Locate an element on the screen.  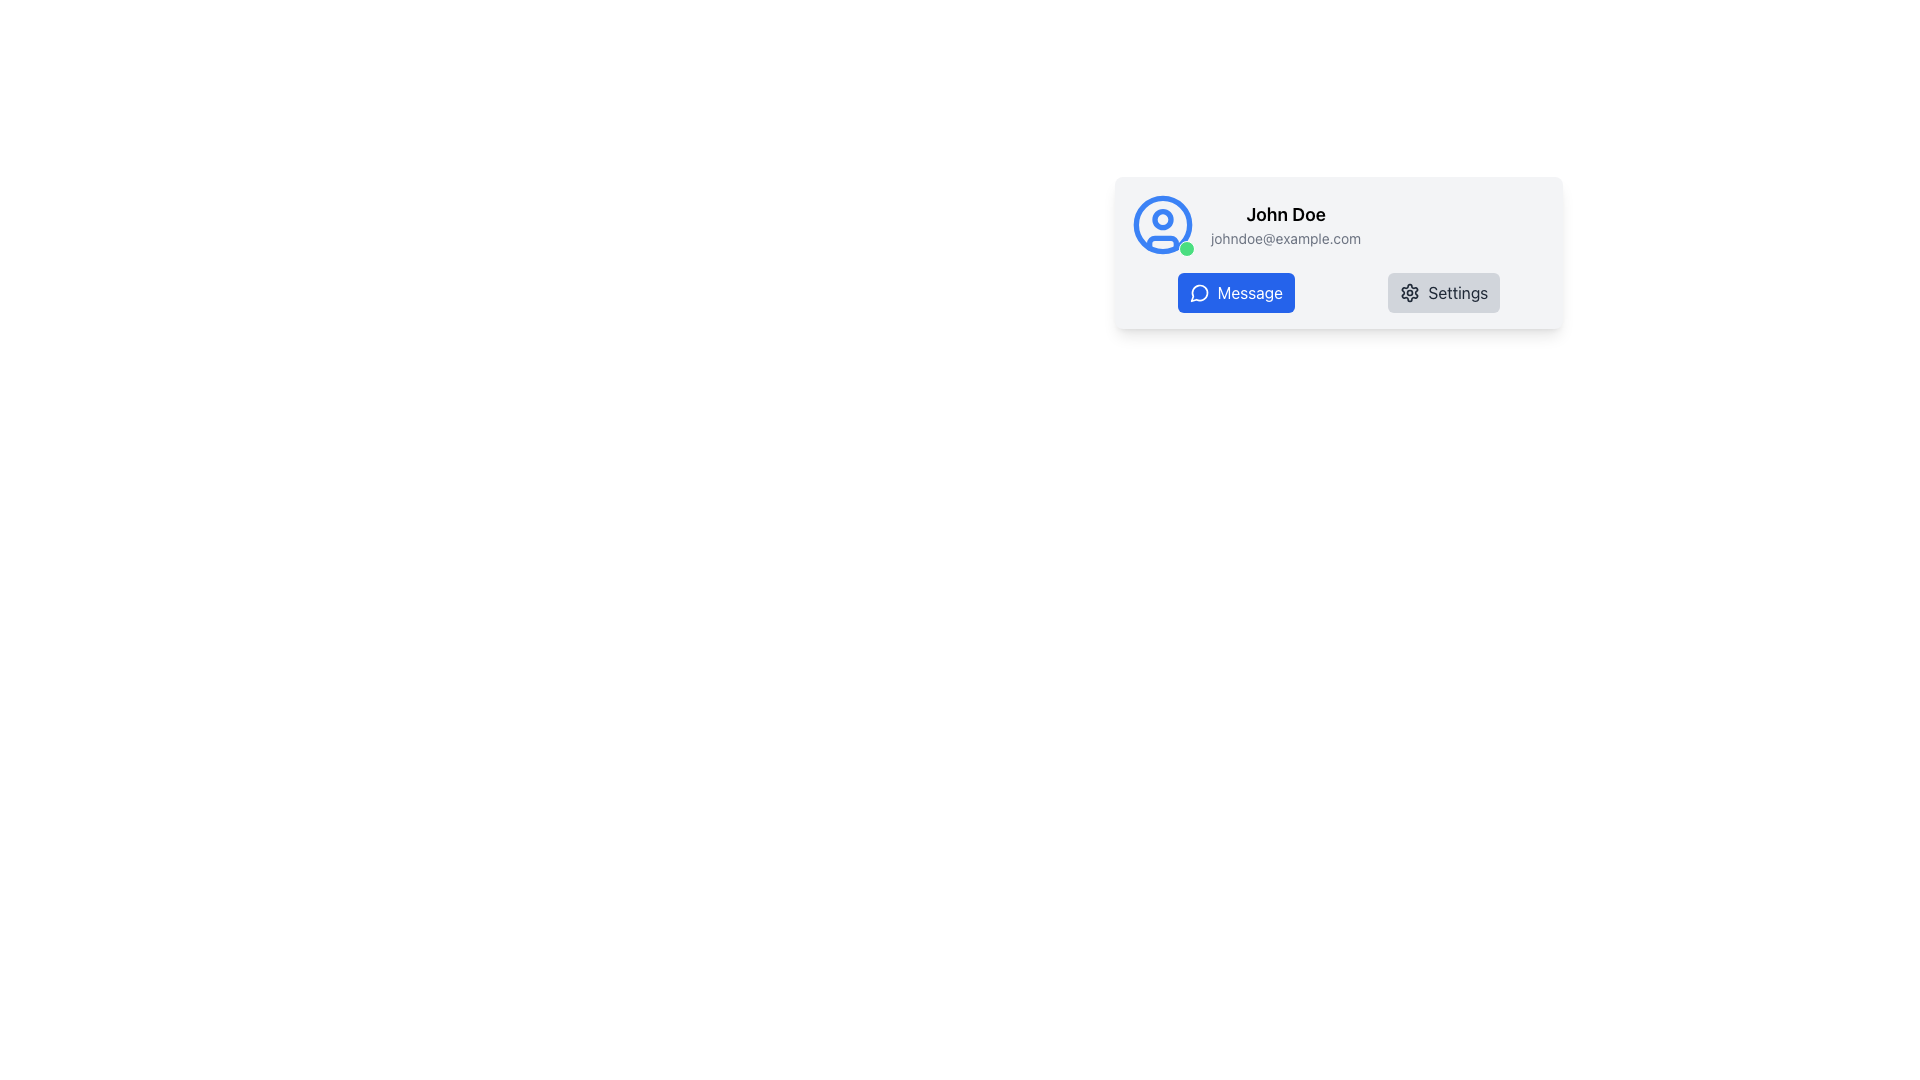
the gear-shaped SVG icon located next to the 'Settings' text in the lower-right corner of the profile card is located at coordinates (1409, 293).